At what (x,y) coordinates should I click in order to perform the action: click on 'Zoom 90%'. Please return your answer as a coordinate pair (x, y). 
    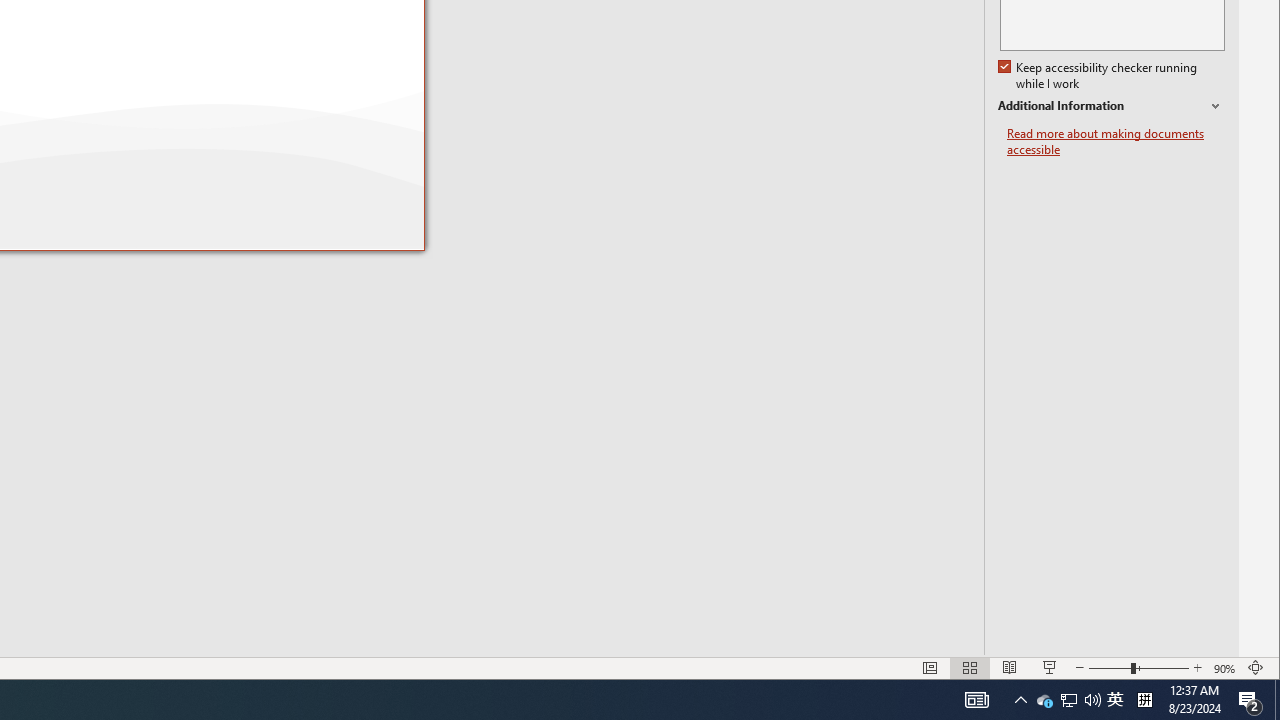
    Looking at the image, I should click on (1224, 668).